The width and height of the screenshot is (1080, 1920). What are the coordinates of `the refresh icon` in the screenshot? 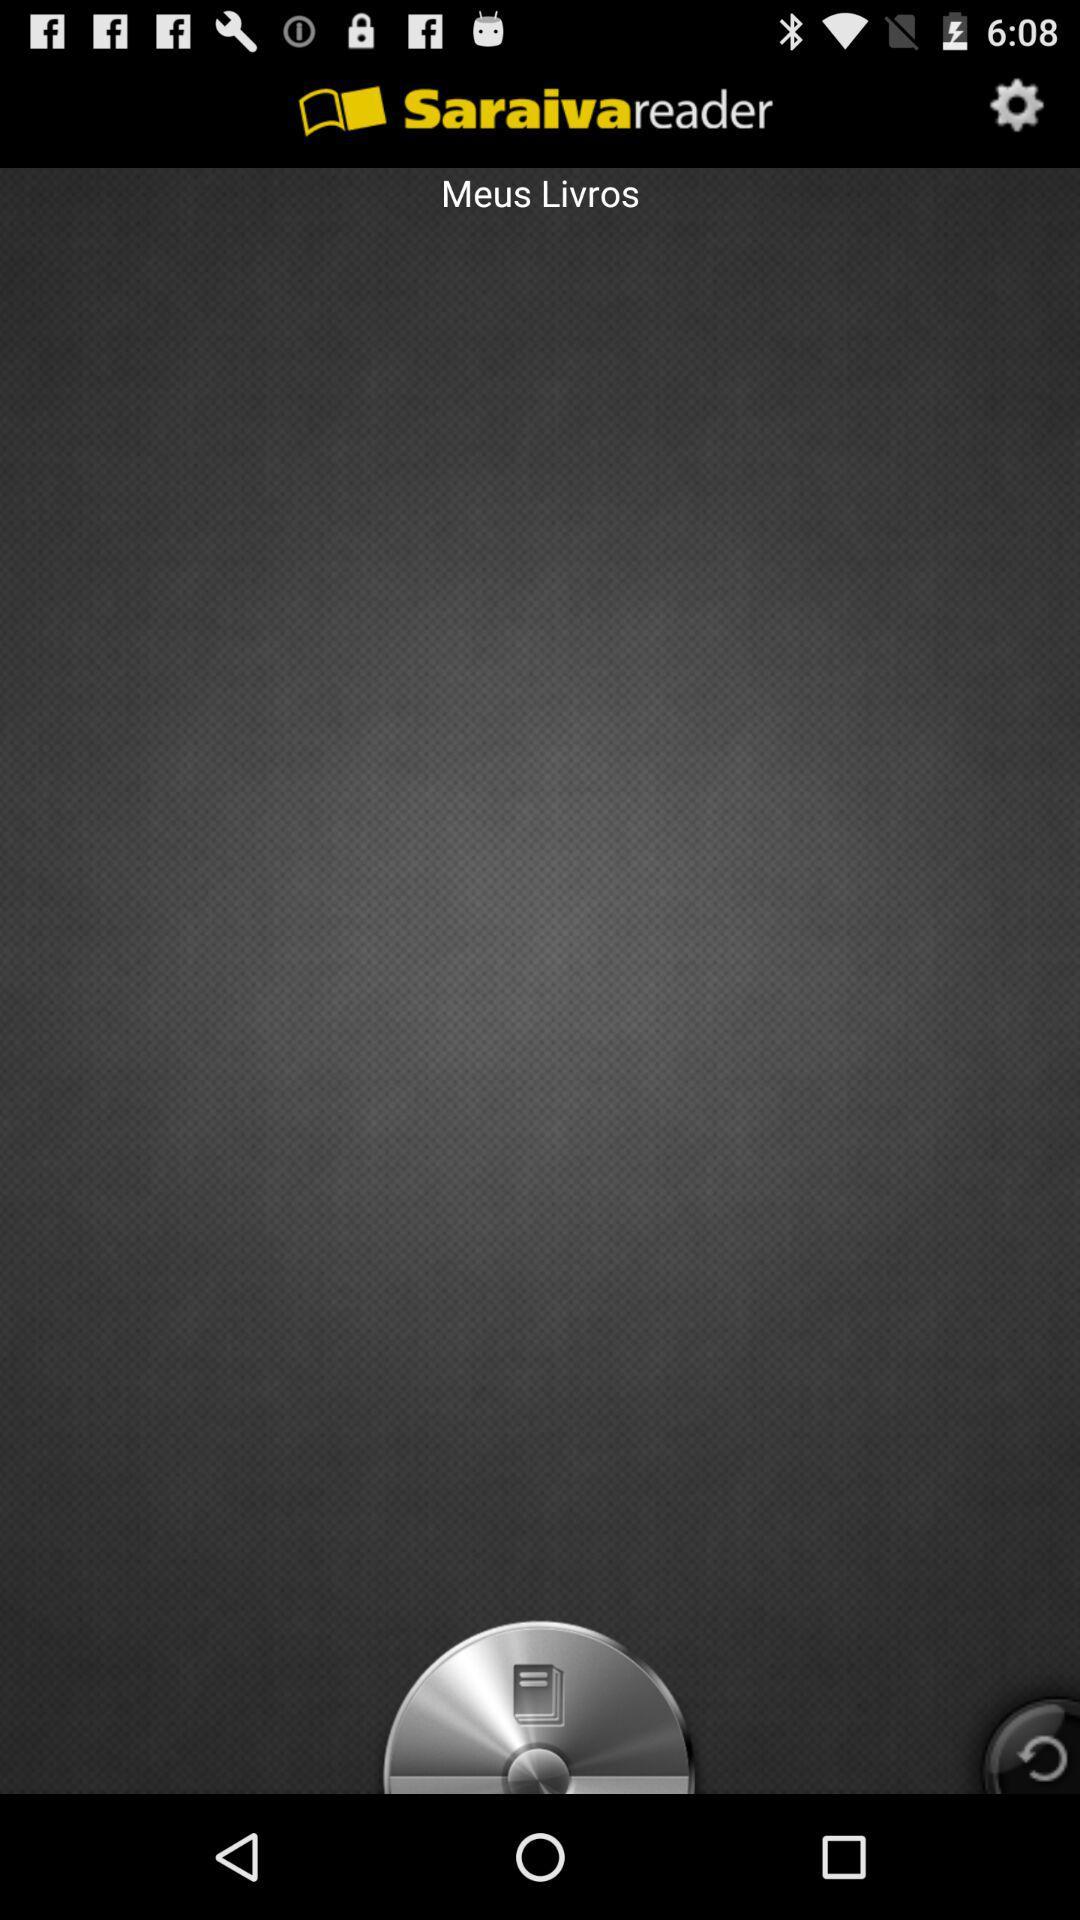 It's located at (1012, 1847).